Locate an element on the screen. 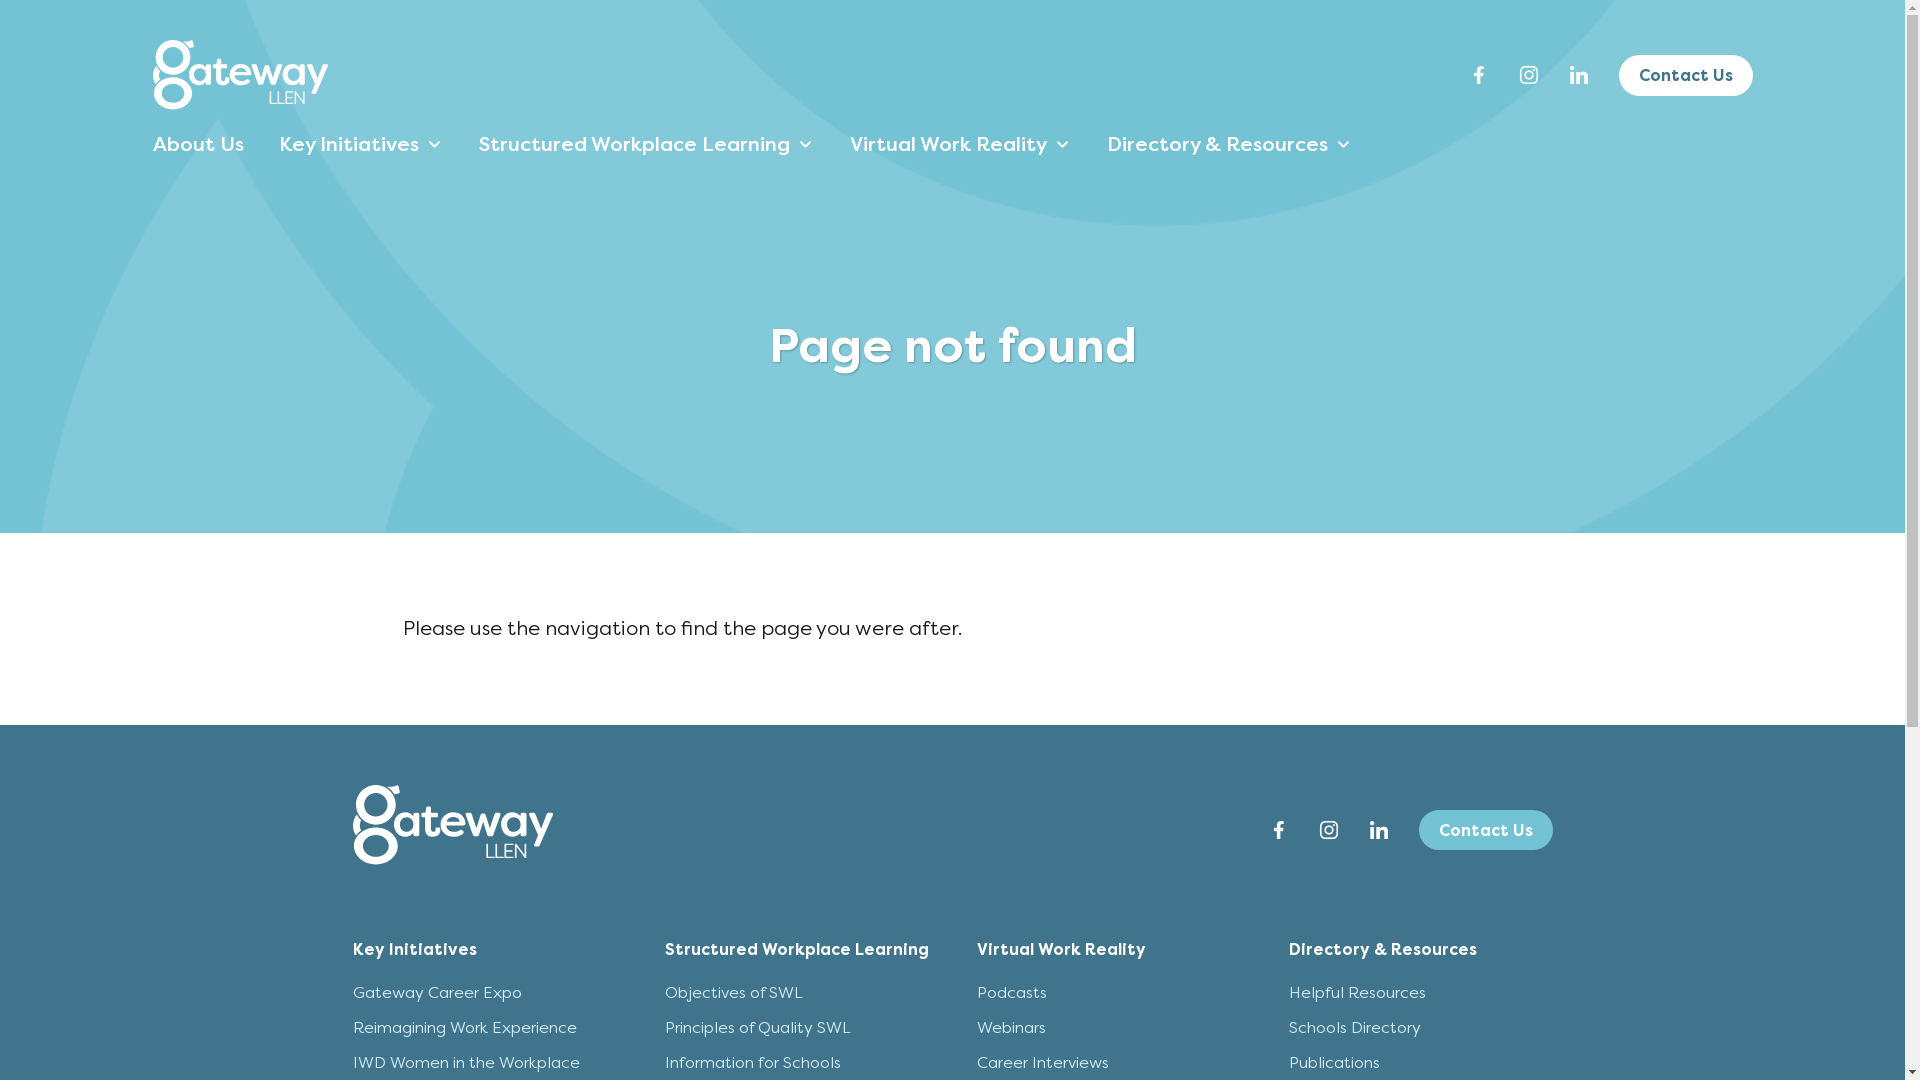 The width and height of the screenshot is (1920, 1080). 'Key Initiatives' is located at coordinates (358, 144).